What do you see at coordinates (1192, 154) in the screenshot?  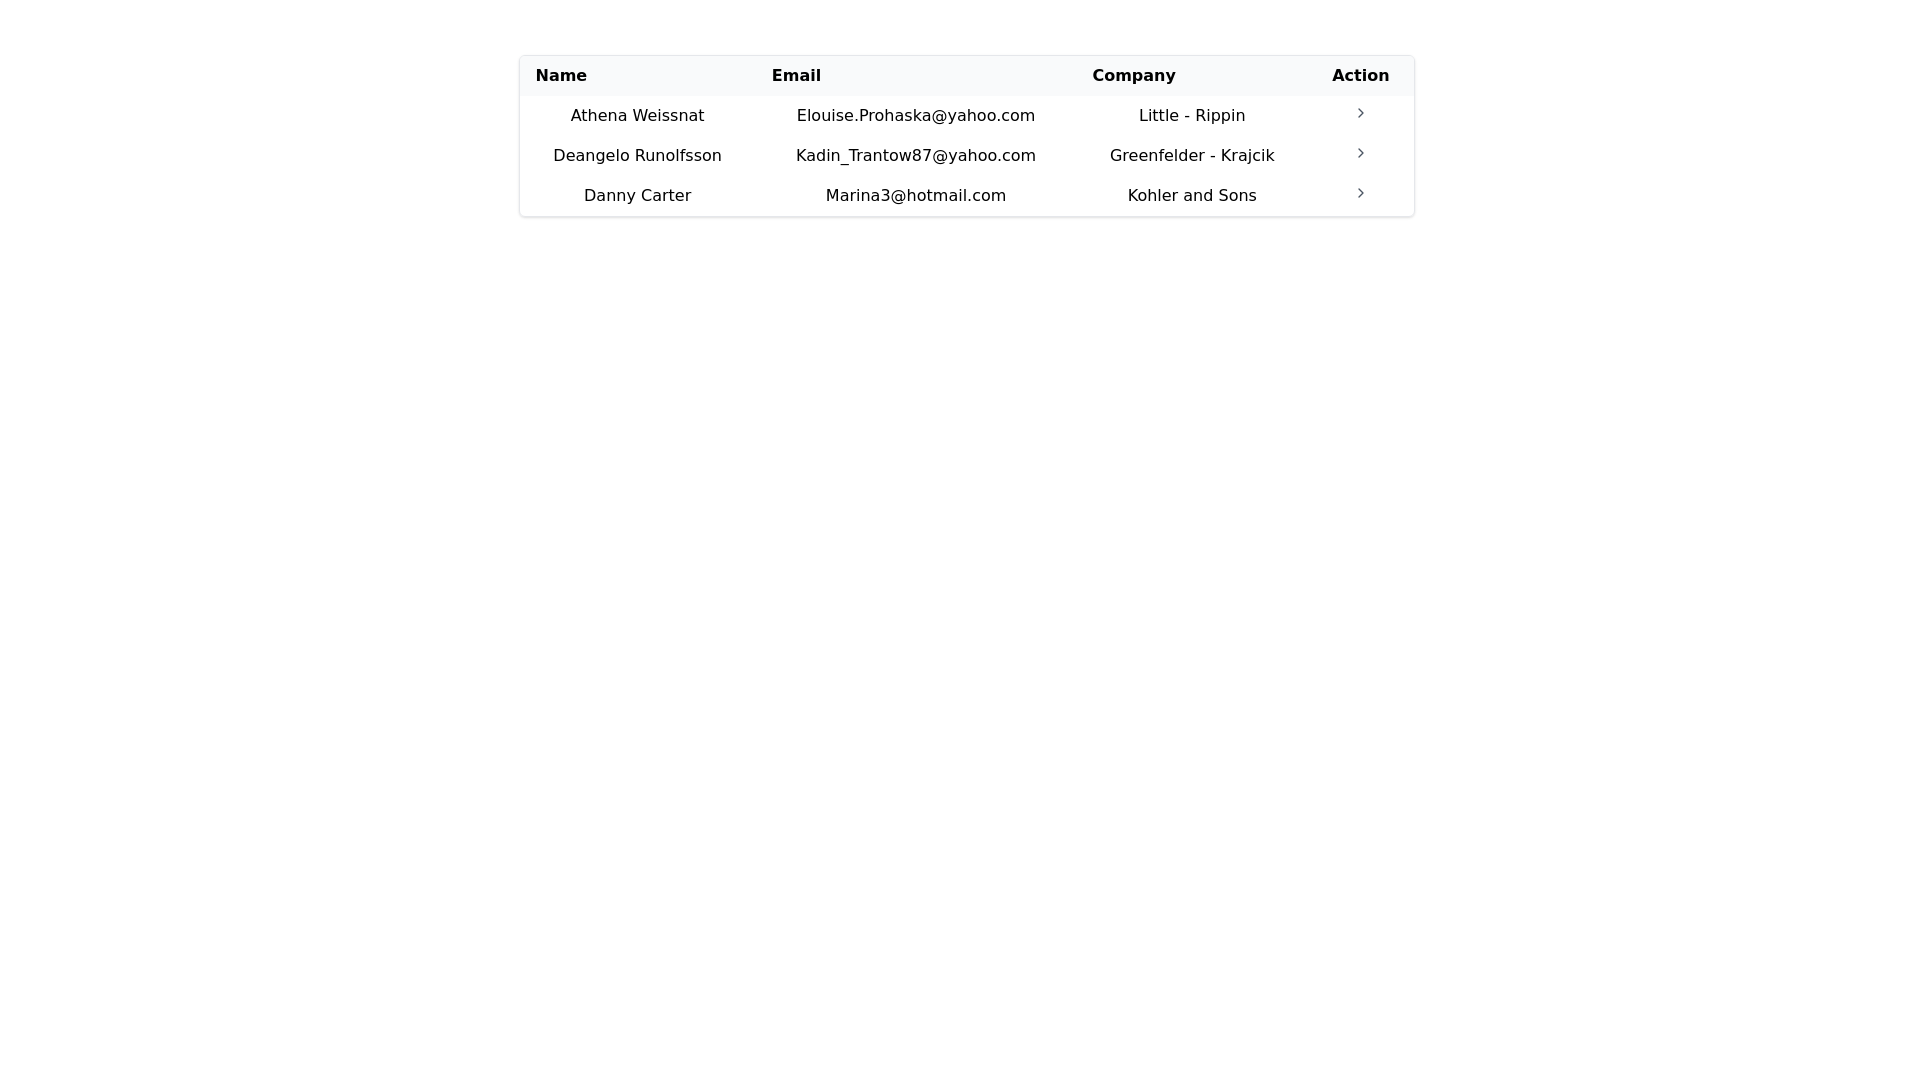 I see `the table cell containing the text 'Greenfelder - Krajcik', which is the third cell in the second row under the 'Company' column` at bounding box center [1192, 154].